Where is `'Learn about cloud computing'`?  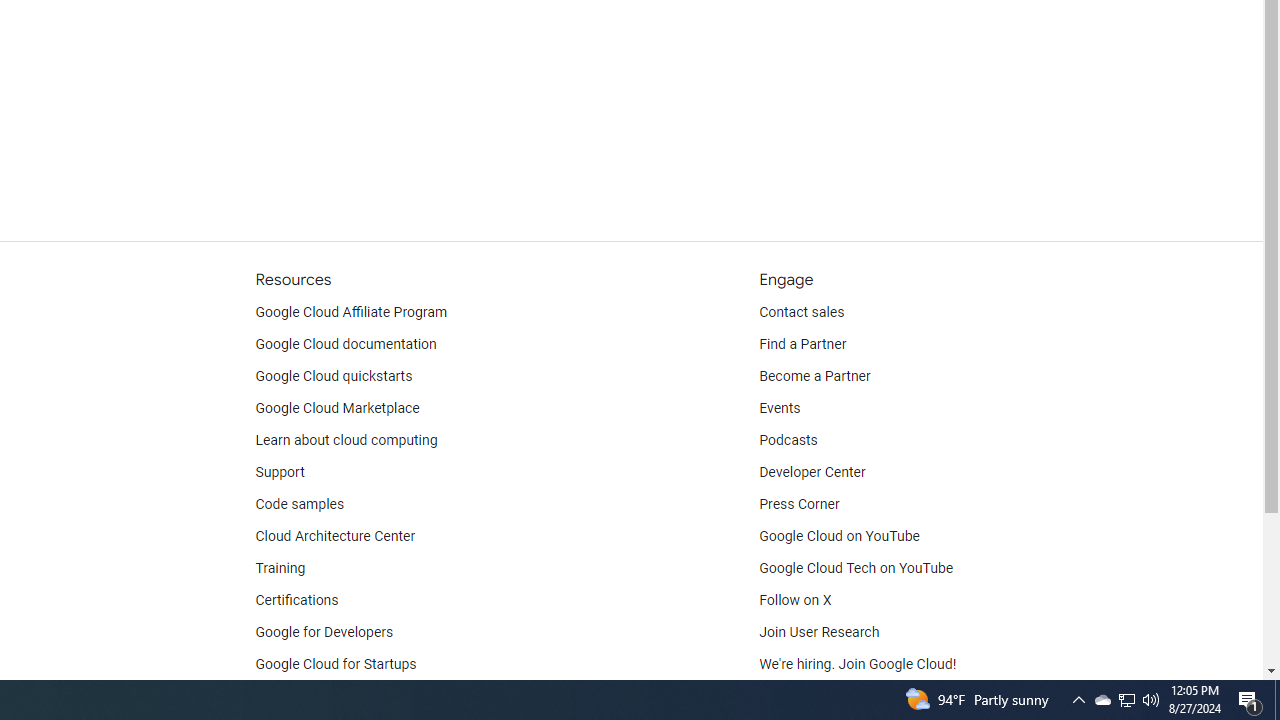 'Learn about cloud computing' is located at coordinates (346, 440).